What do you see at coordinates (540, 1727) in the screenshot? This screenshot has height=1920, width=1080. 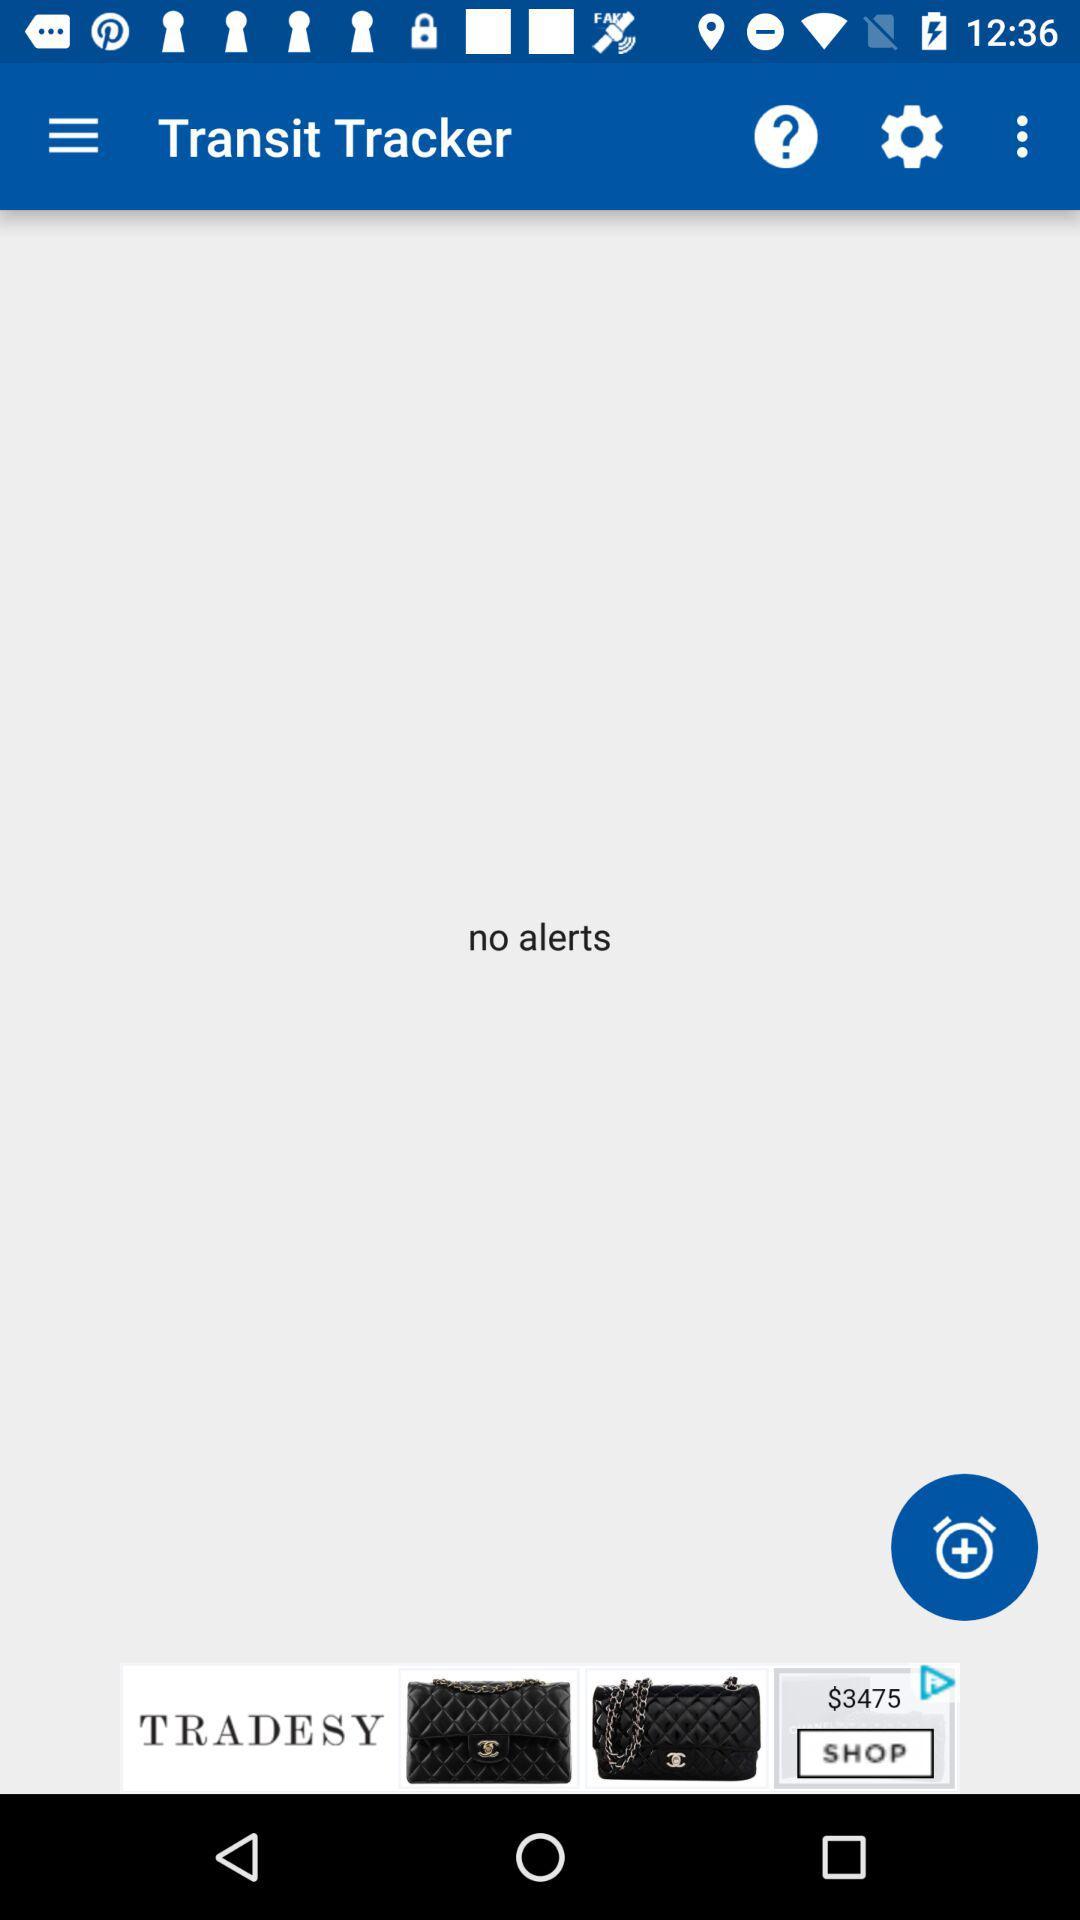 I see `advertisement` at bounding box center [540, 1727].